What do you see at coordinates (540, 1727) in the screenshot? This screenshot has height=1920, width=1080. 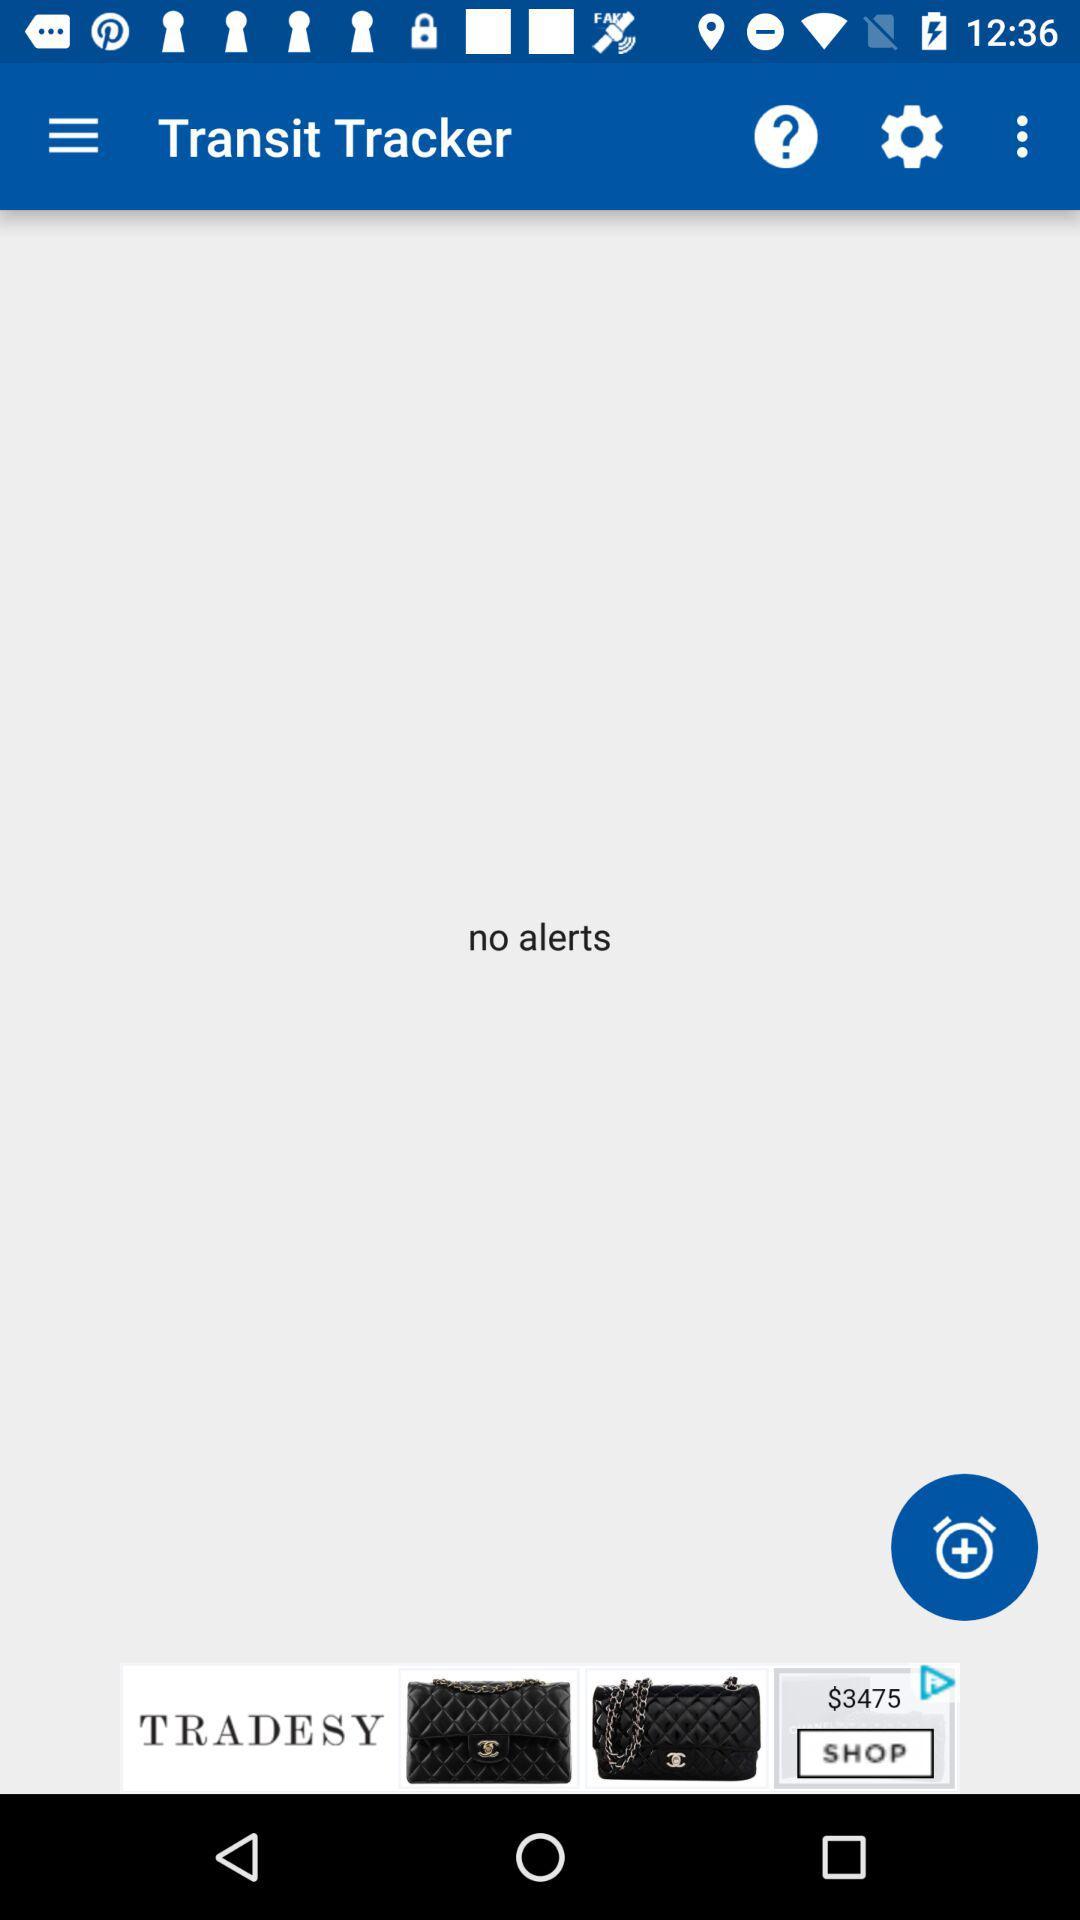 I see `advertisement` at bounding box center [540, 1727].